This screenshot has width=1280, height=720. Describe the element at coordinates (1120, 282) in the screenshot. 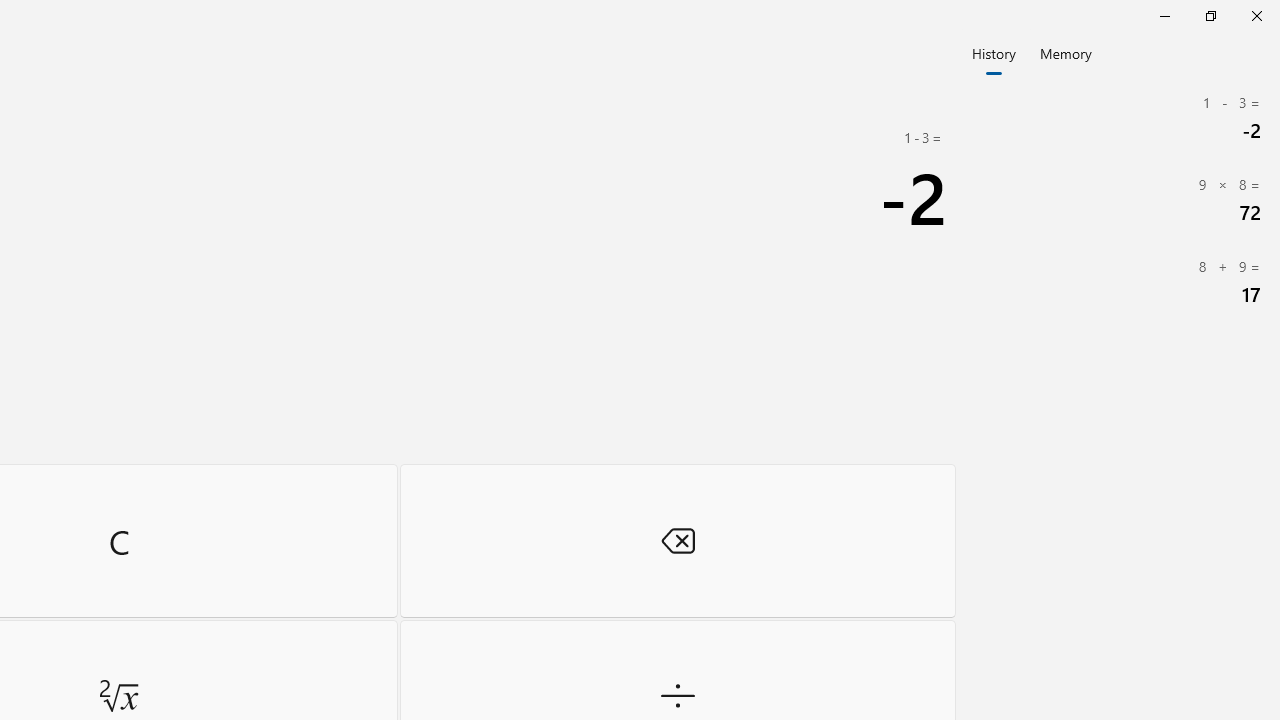

I see `'8 + 9= 17'` at that location.